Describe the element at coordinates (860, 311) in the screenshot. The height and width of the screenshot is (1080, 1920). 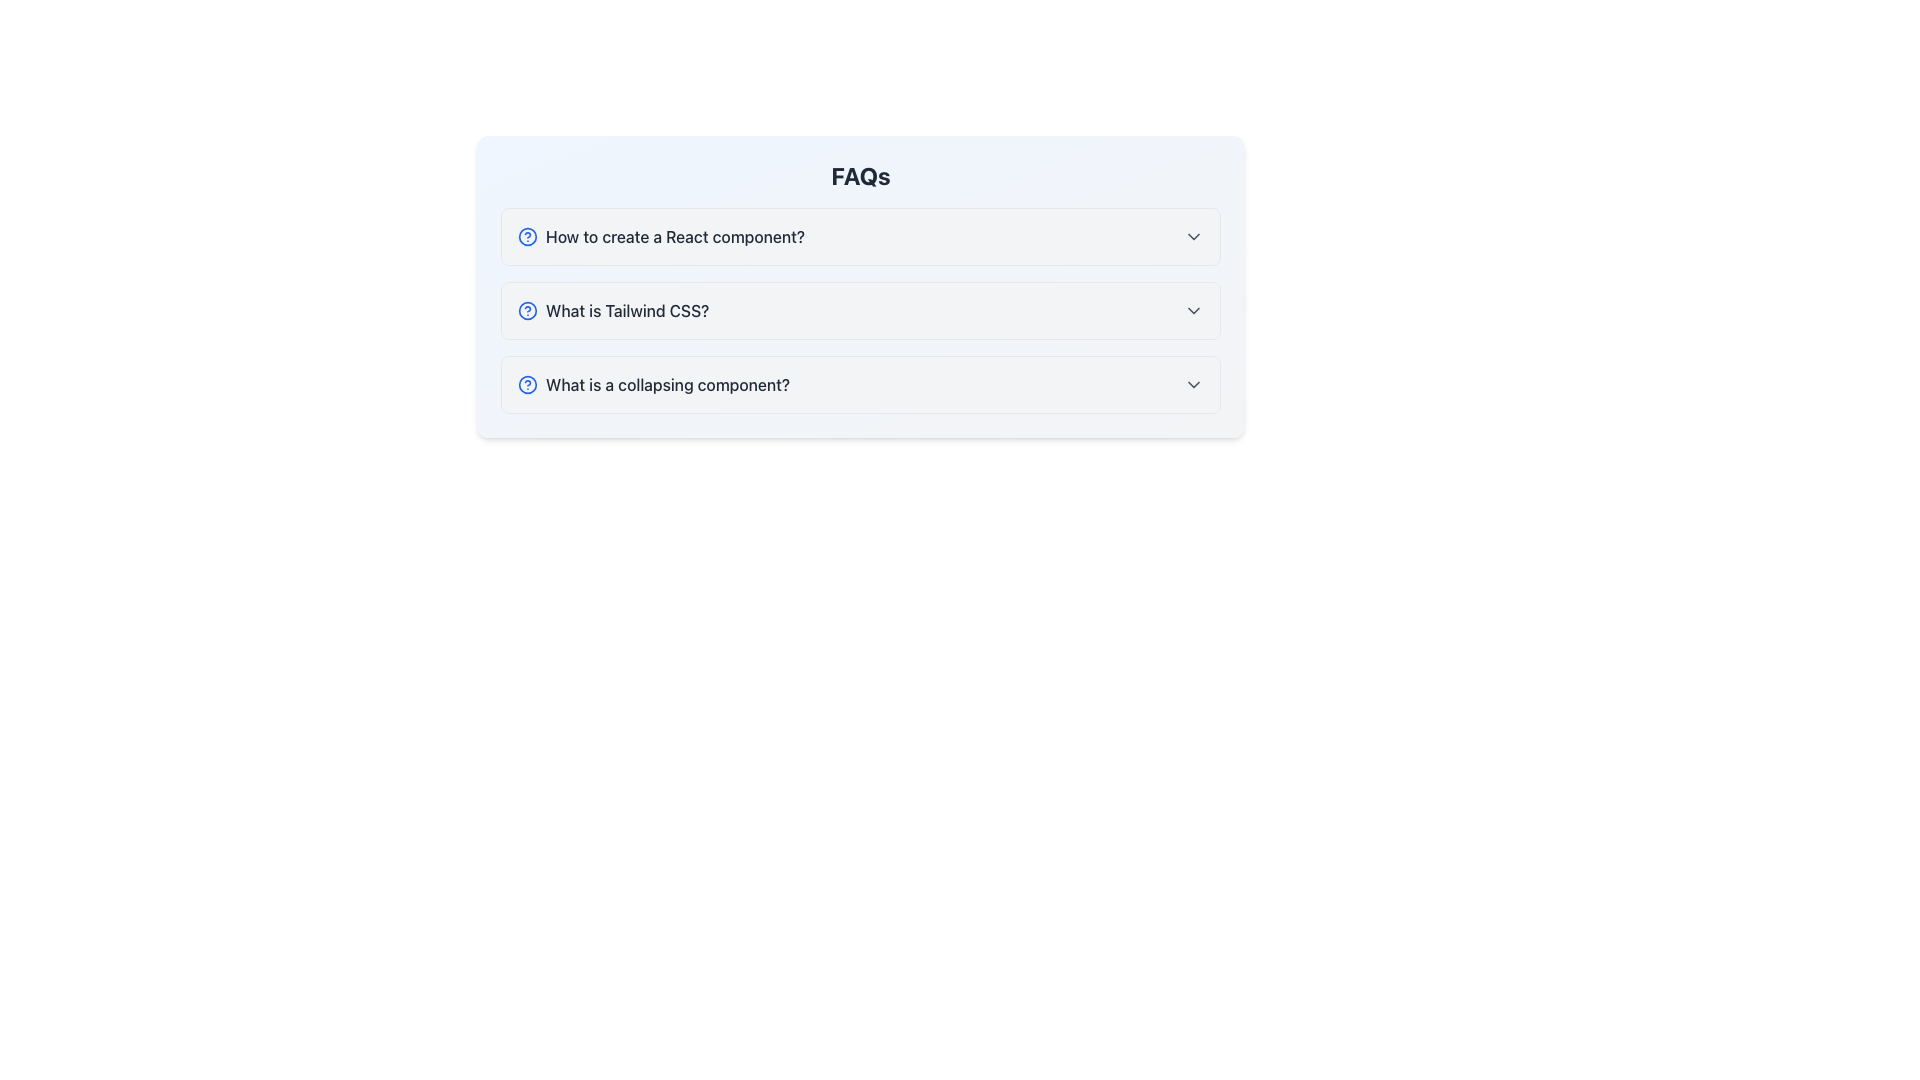
I see `the second FAQ item button in the FAQ list` at that location.